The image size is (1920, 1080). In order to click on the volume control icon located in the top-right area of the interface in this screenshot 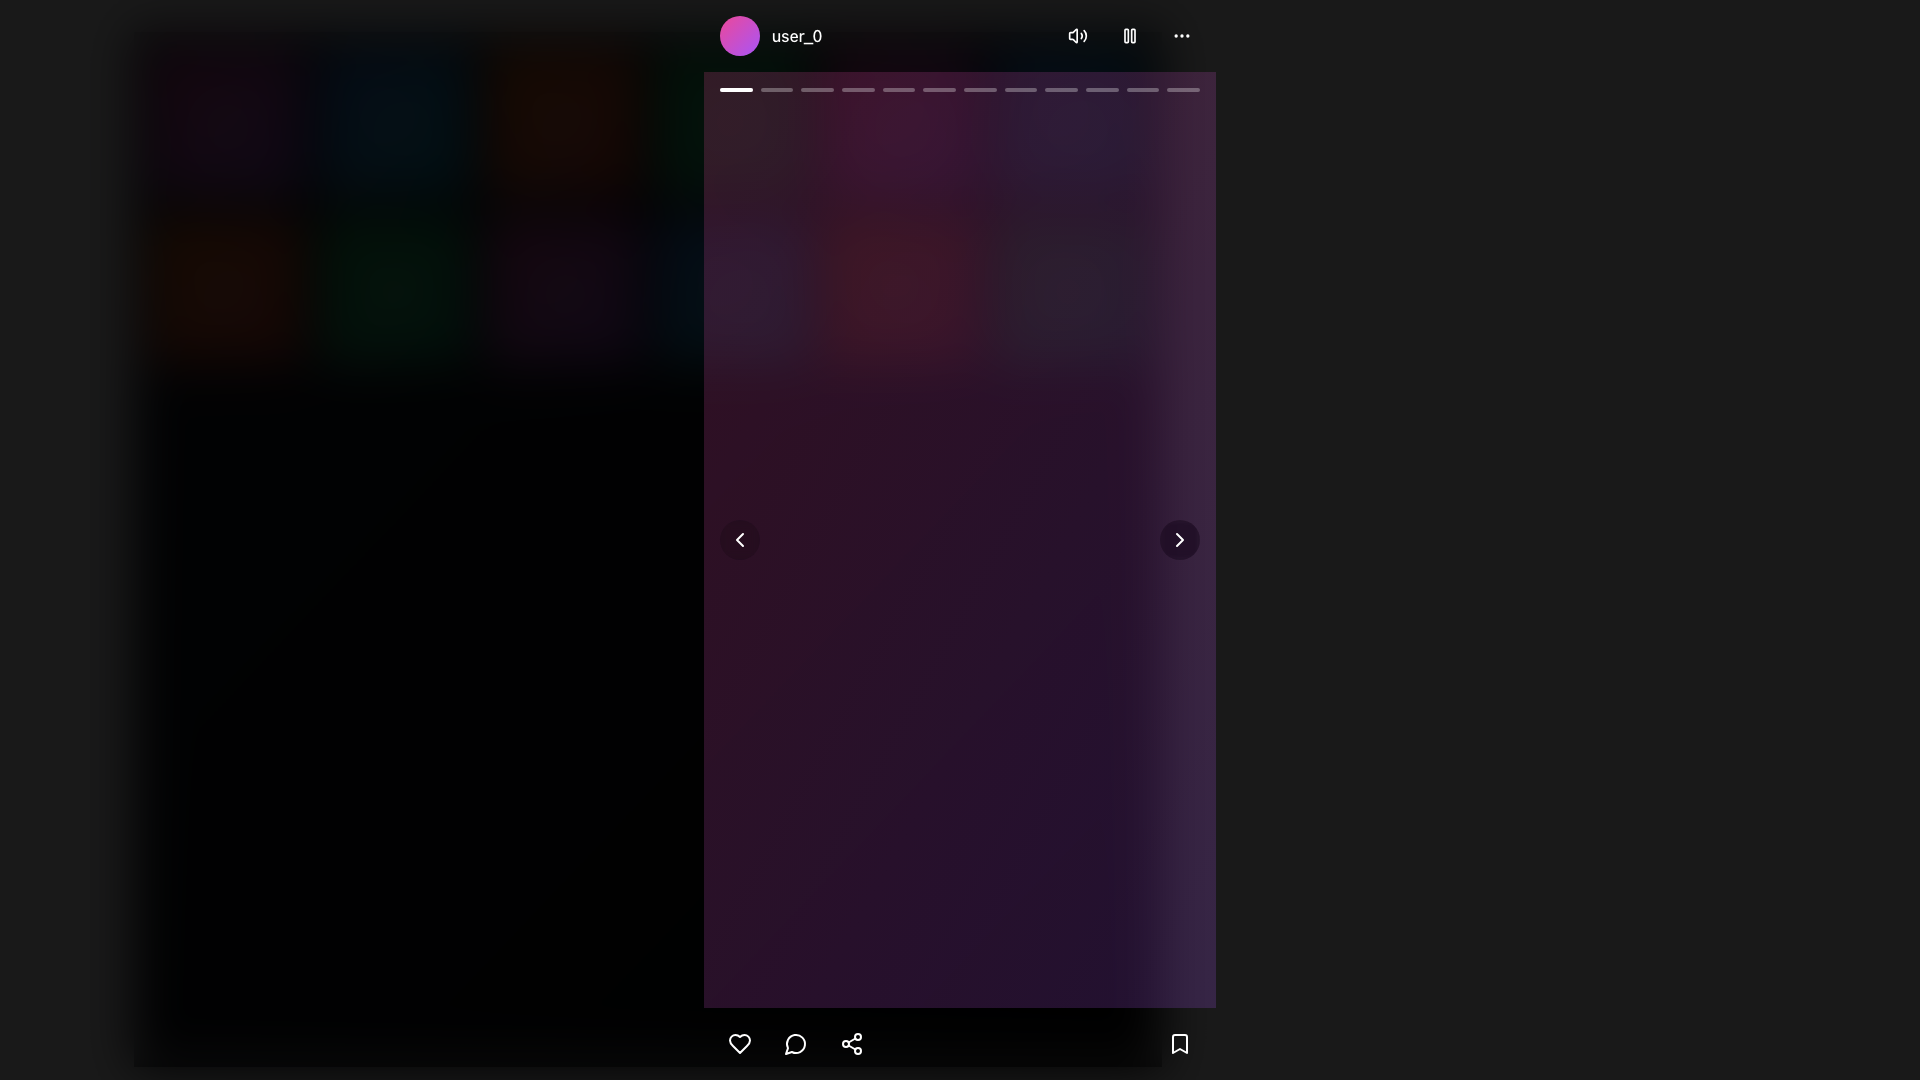, I will do `click(1077, 35)`.